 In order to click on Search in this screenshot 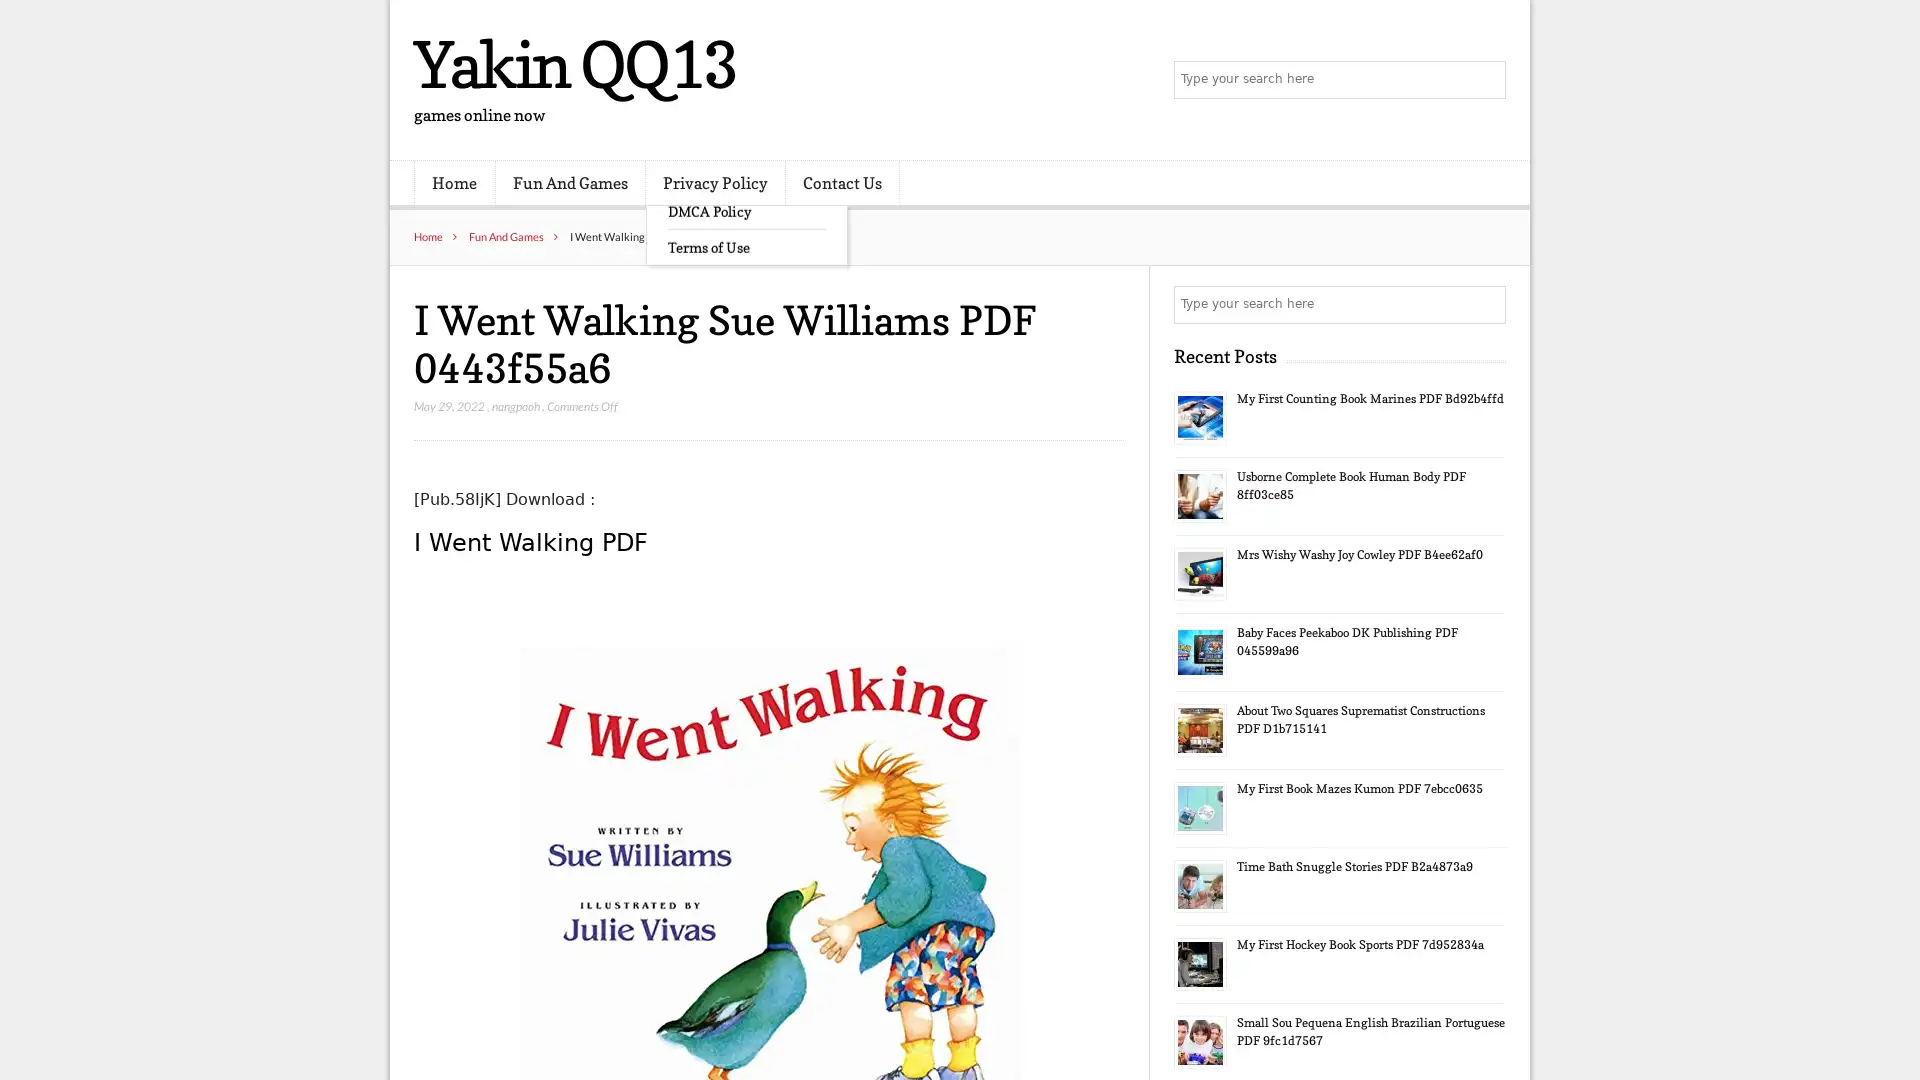, I will do `click(1485, 80)`.